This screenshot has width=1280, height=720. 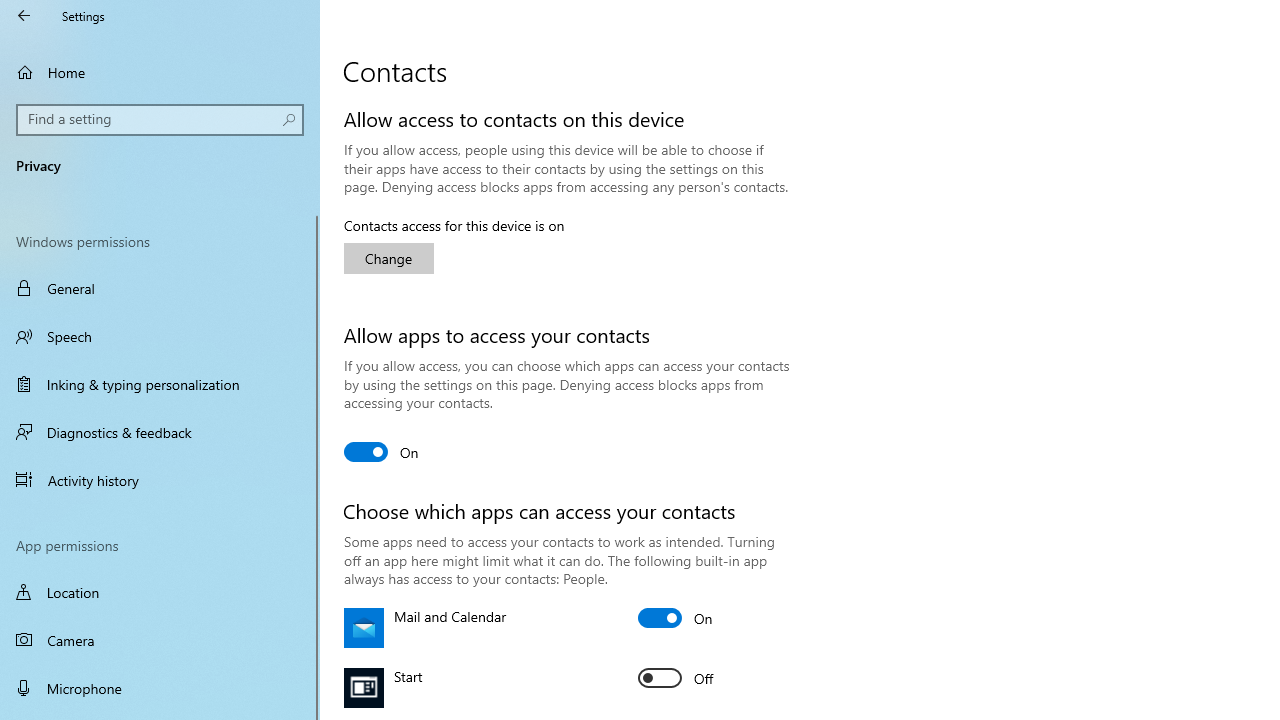 I want to click on 'Home', so click(x=160, y=71).